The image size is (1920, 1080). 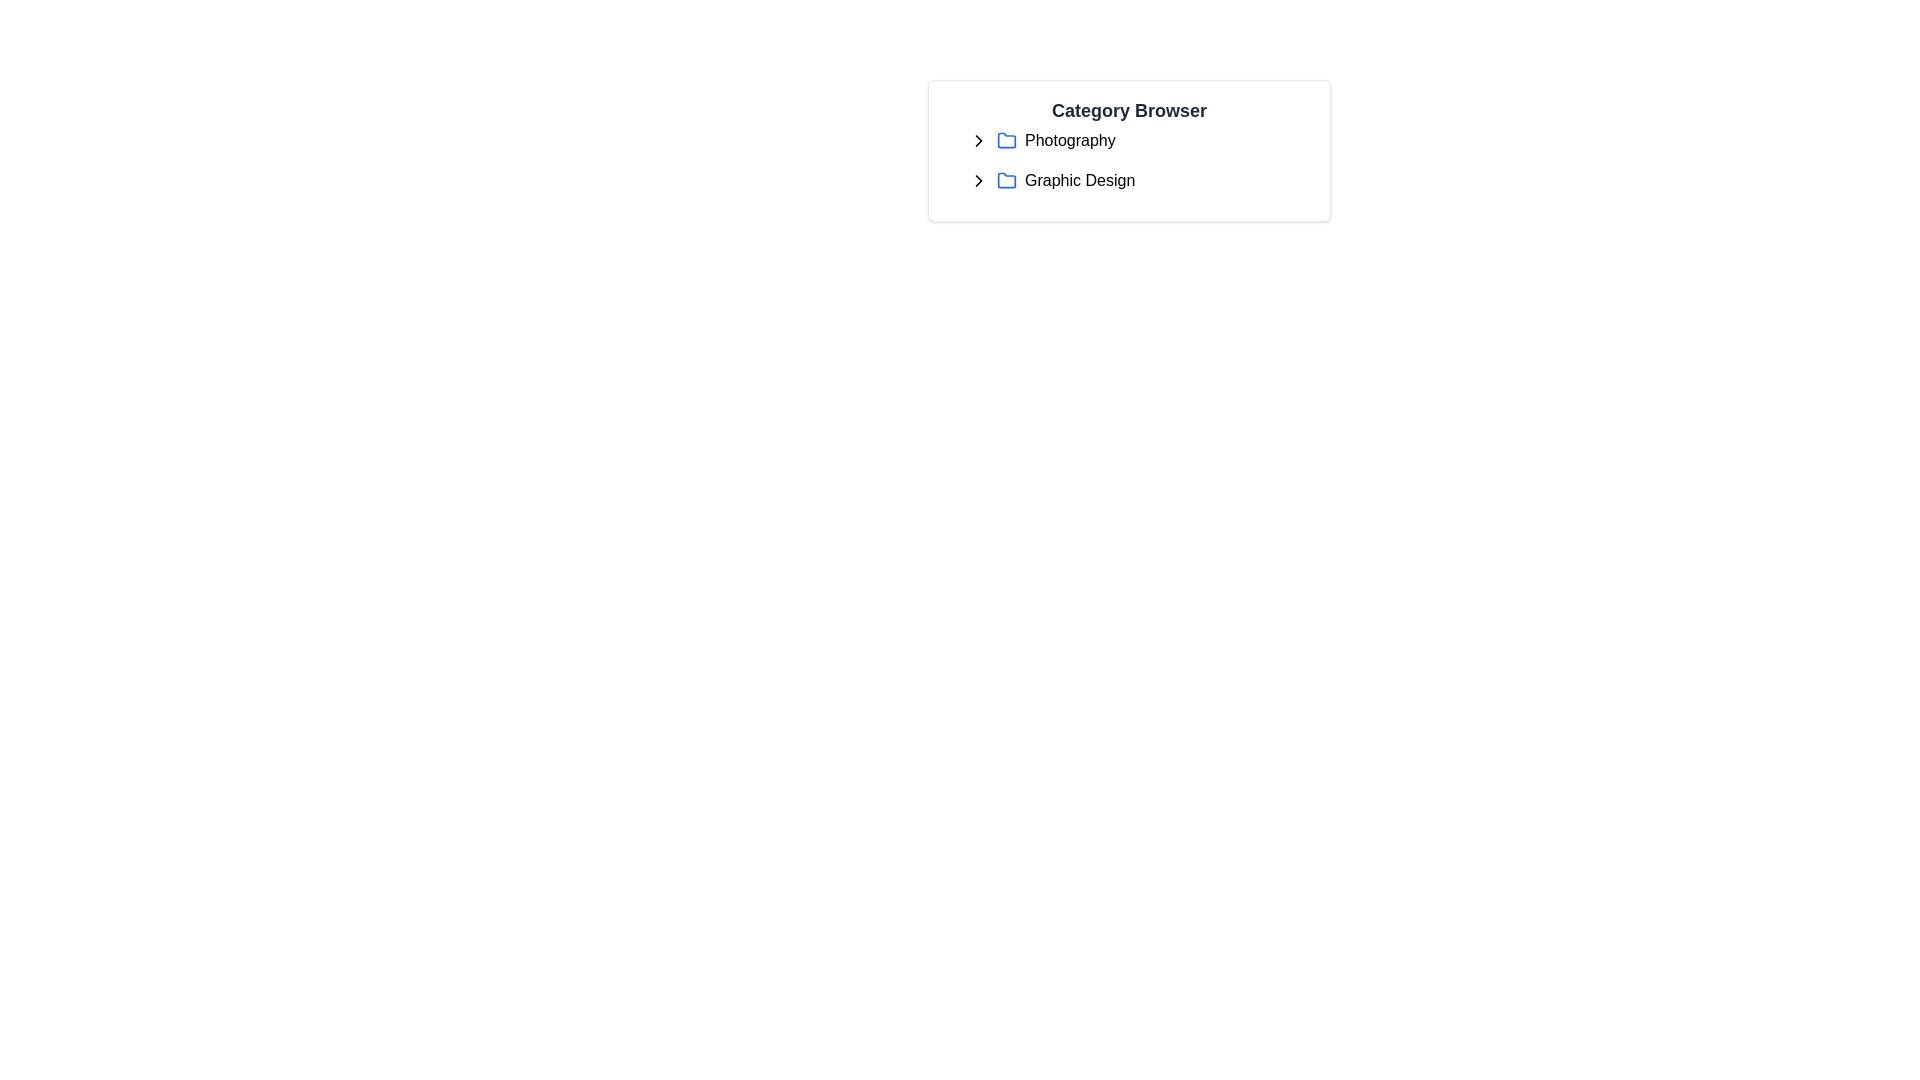 I want to click on the Chevron icon located to the left of the 'Photography' folder, so click(x=979, y=140).